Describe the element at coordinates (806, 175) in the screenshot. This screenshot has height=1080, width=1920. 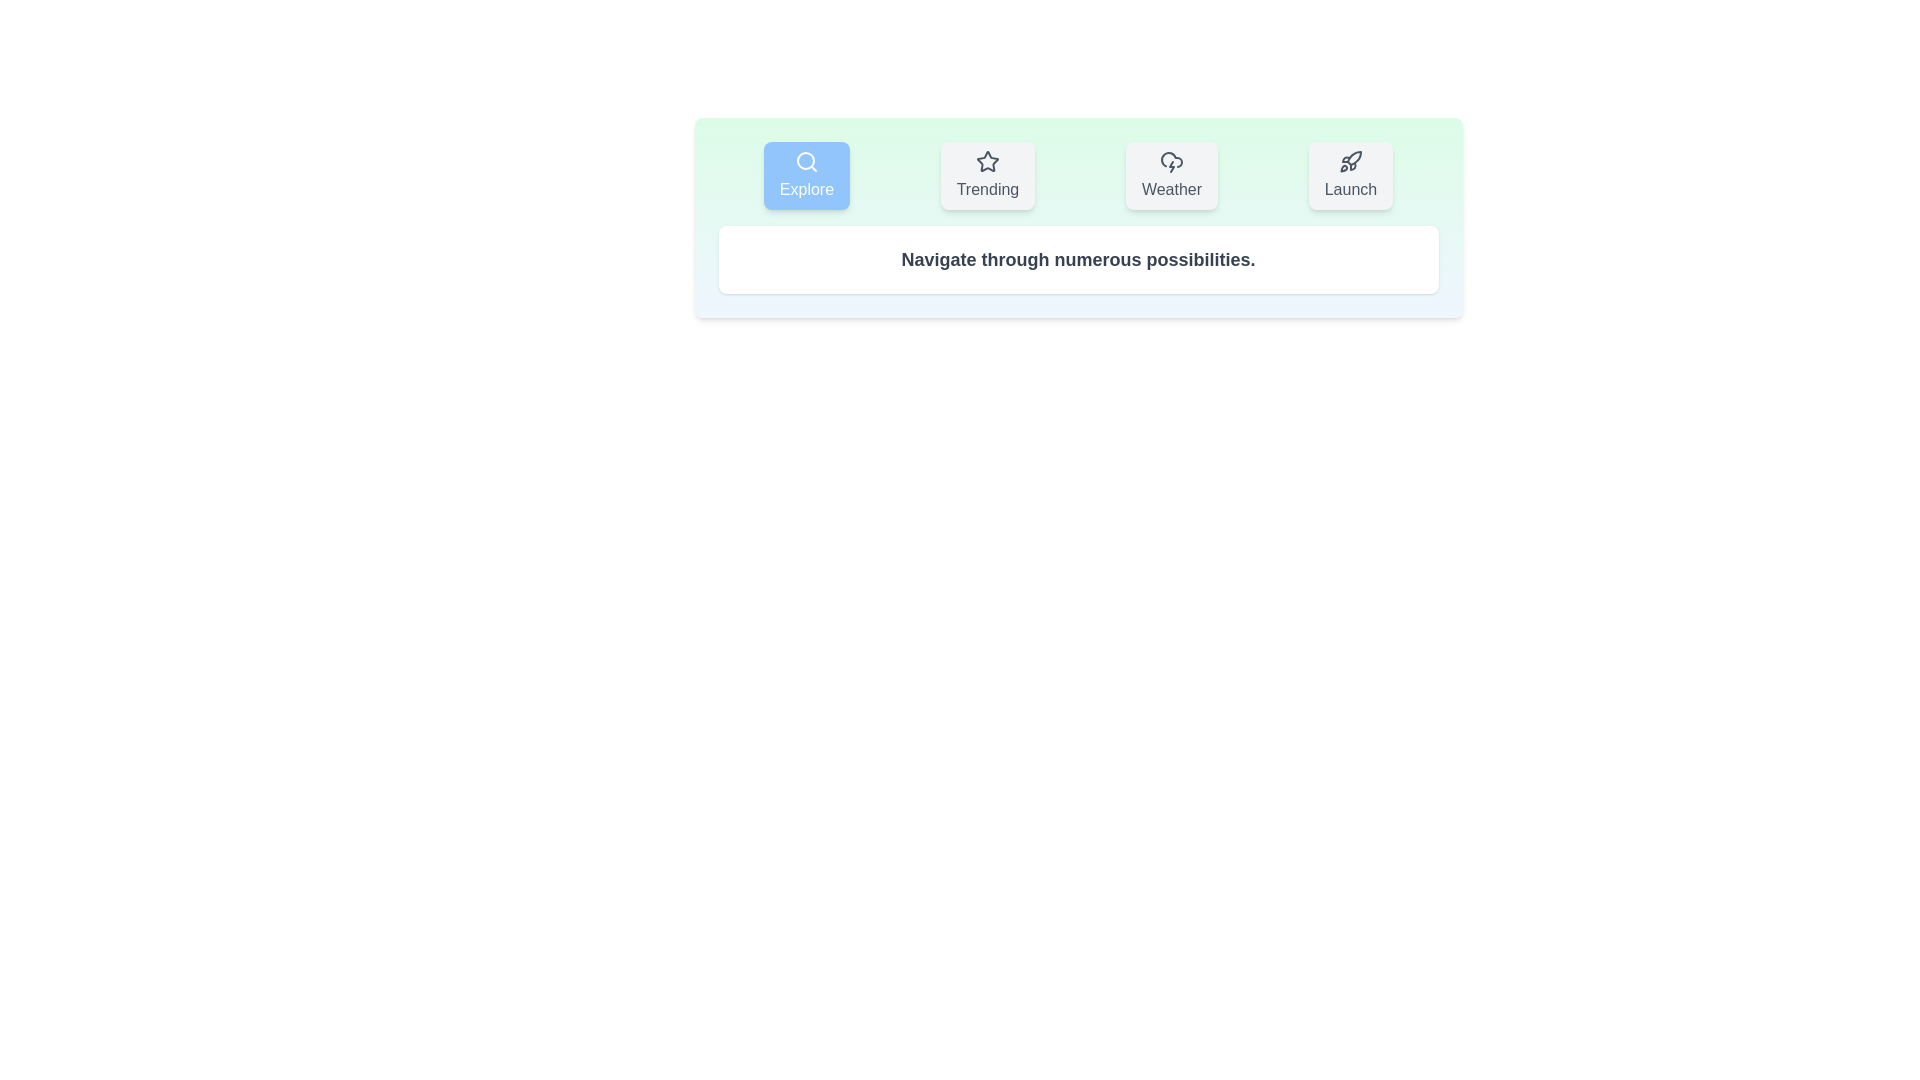
I see `the Explore tab to view its content` at that location.